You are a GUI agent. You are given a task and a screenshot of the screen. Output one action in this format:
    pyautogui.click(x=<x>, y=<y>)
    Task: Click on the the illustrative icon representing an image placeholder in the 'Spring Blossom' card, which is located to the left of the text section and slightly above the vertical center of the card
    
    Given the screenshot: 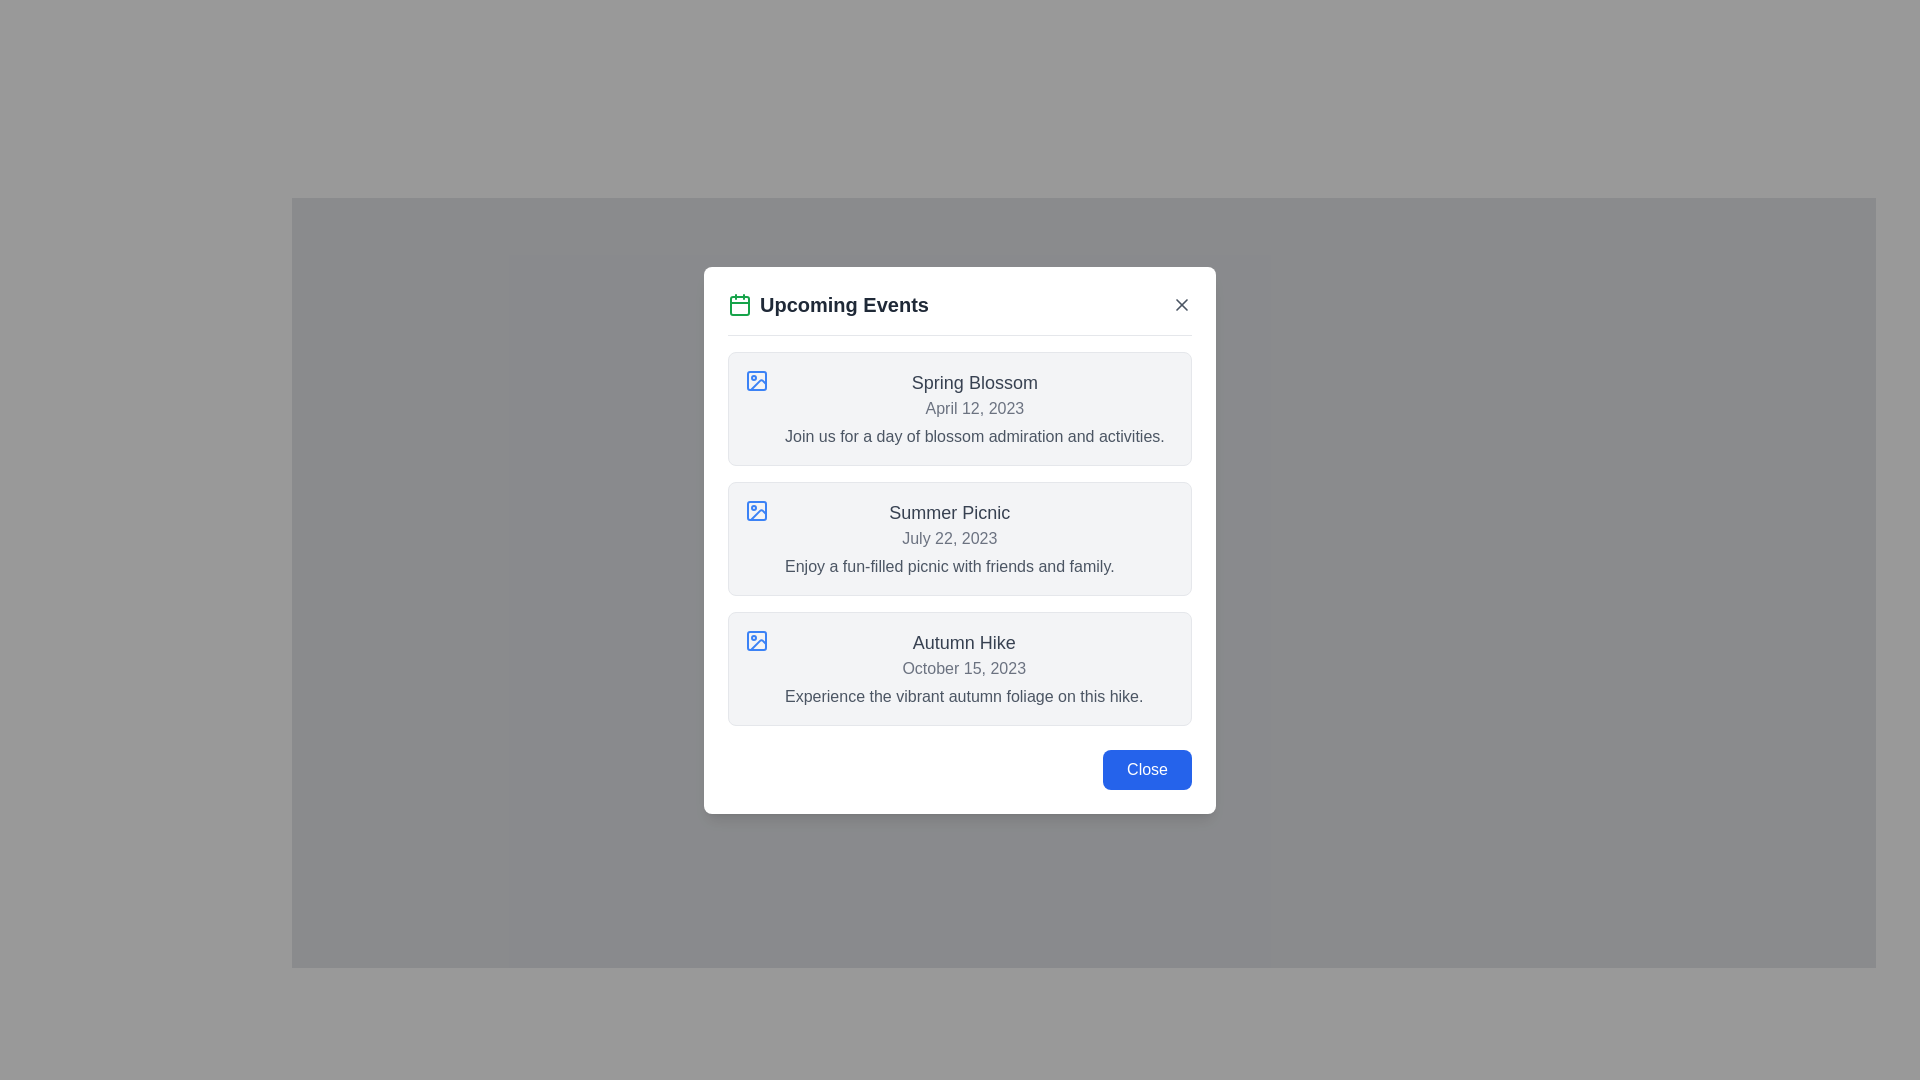 What is the action you would take?
    pyautogui.click(x=756, y=380)
    